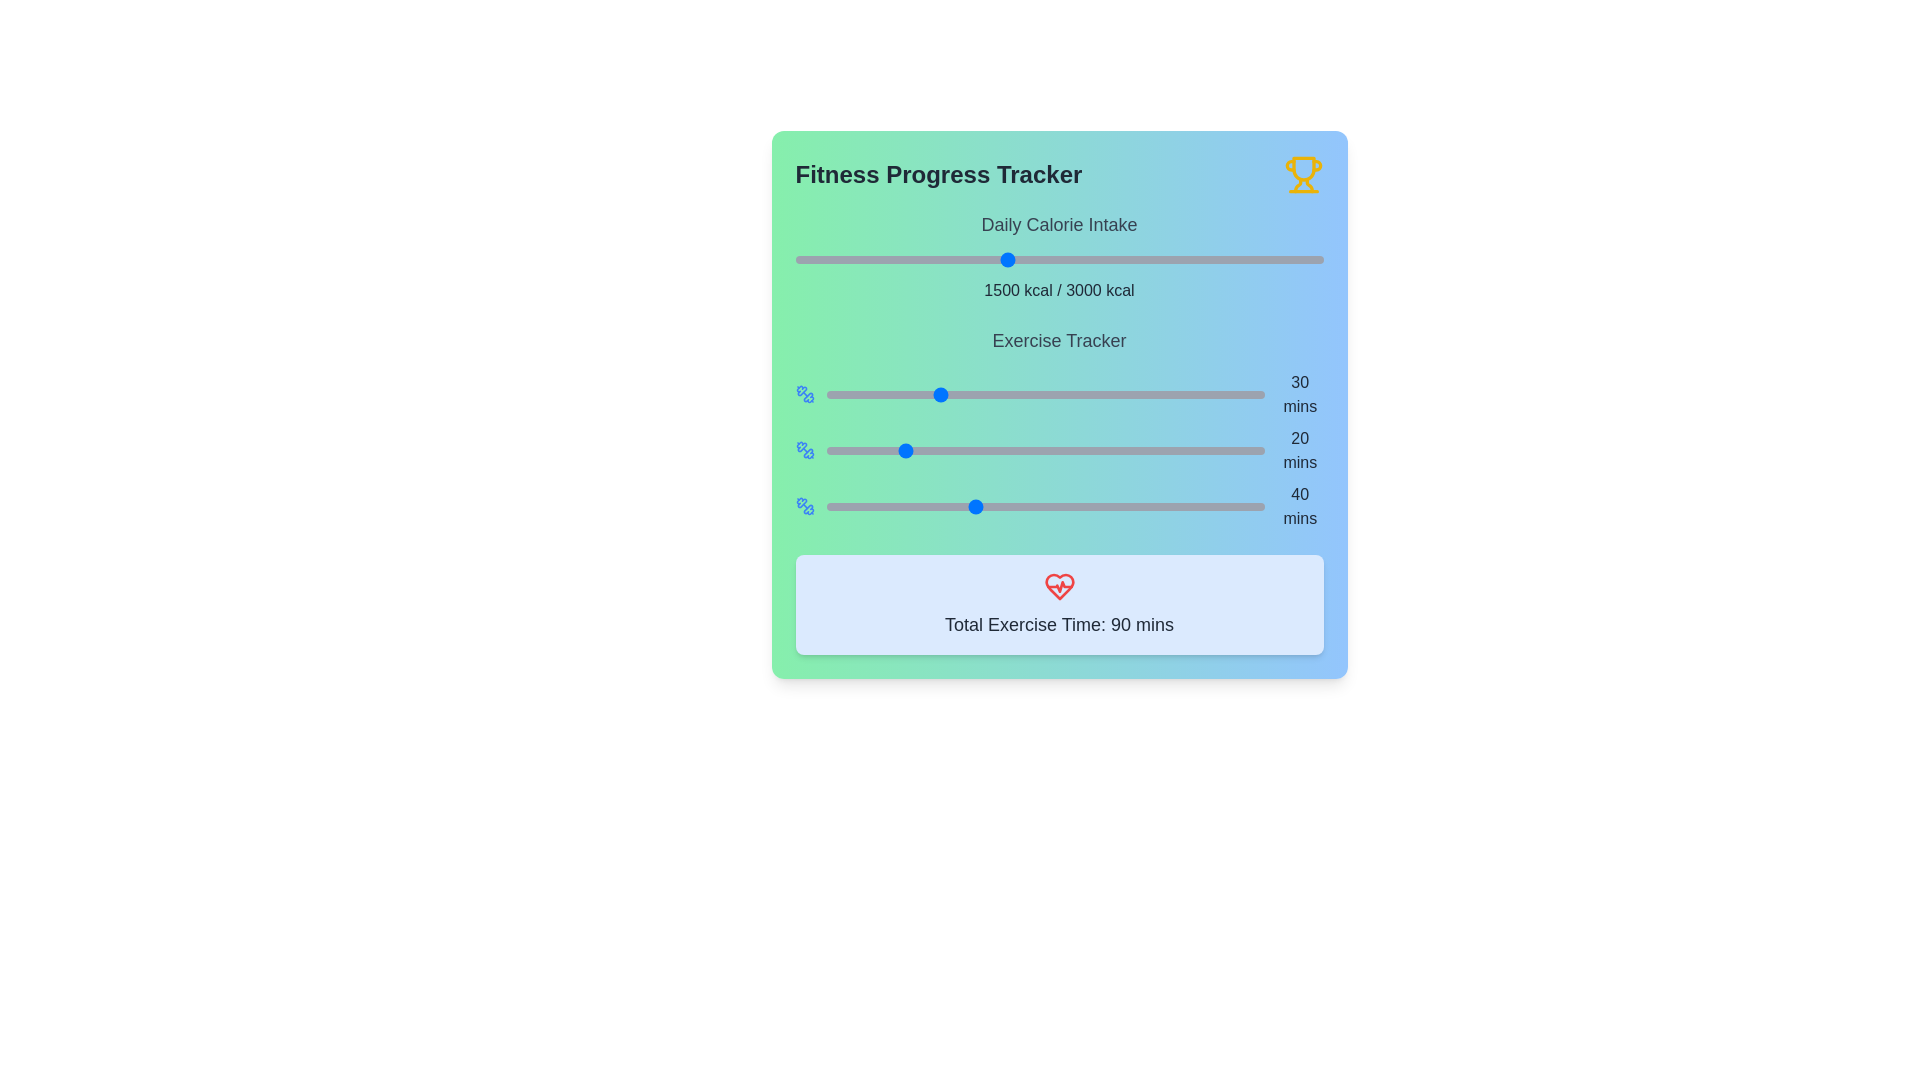  Describe the element at coordinates (1227, 394) in the screenshot. I see `the exercise time` at that location.